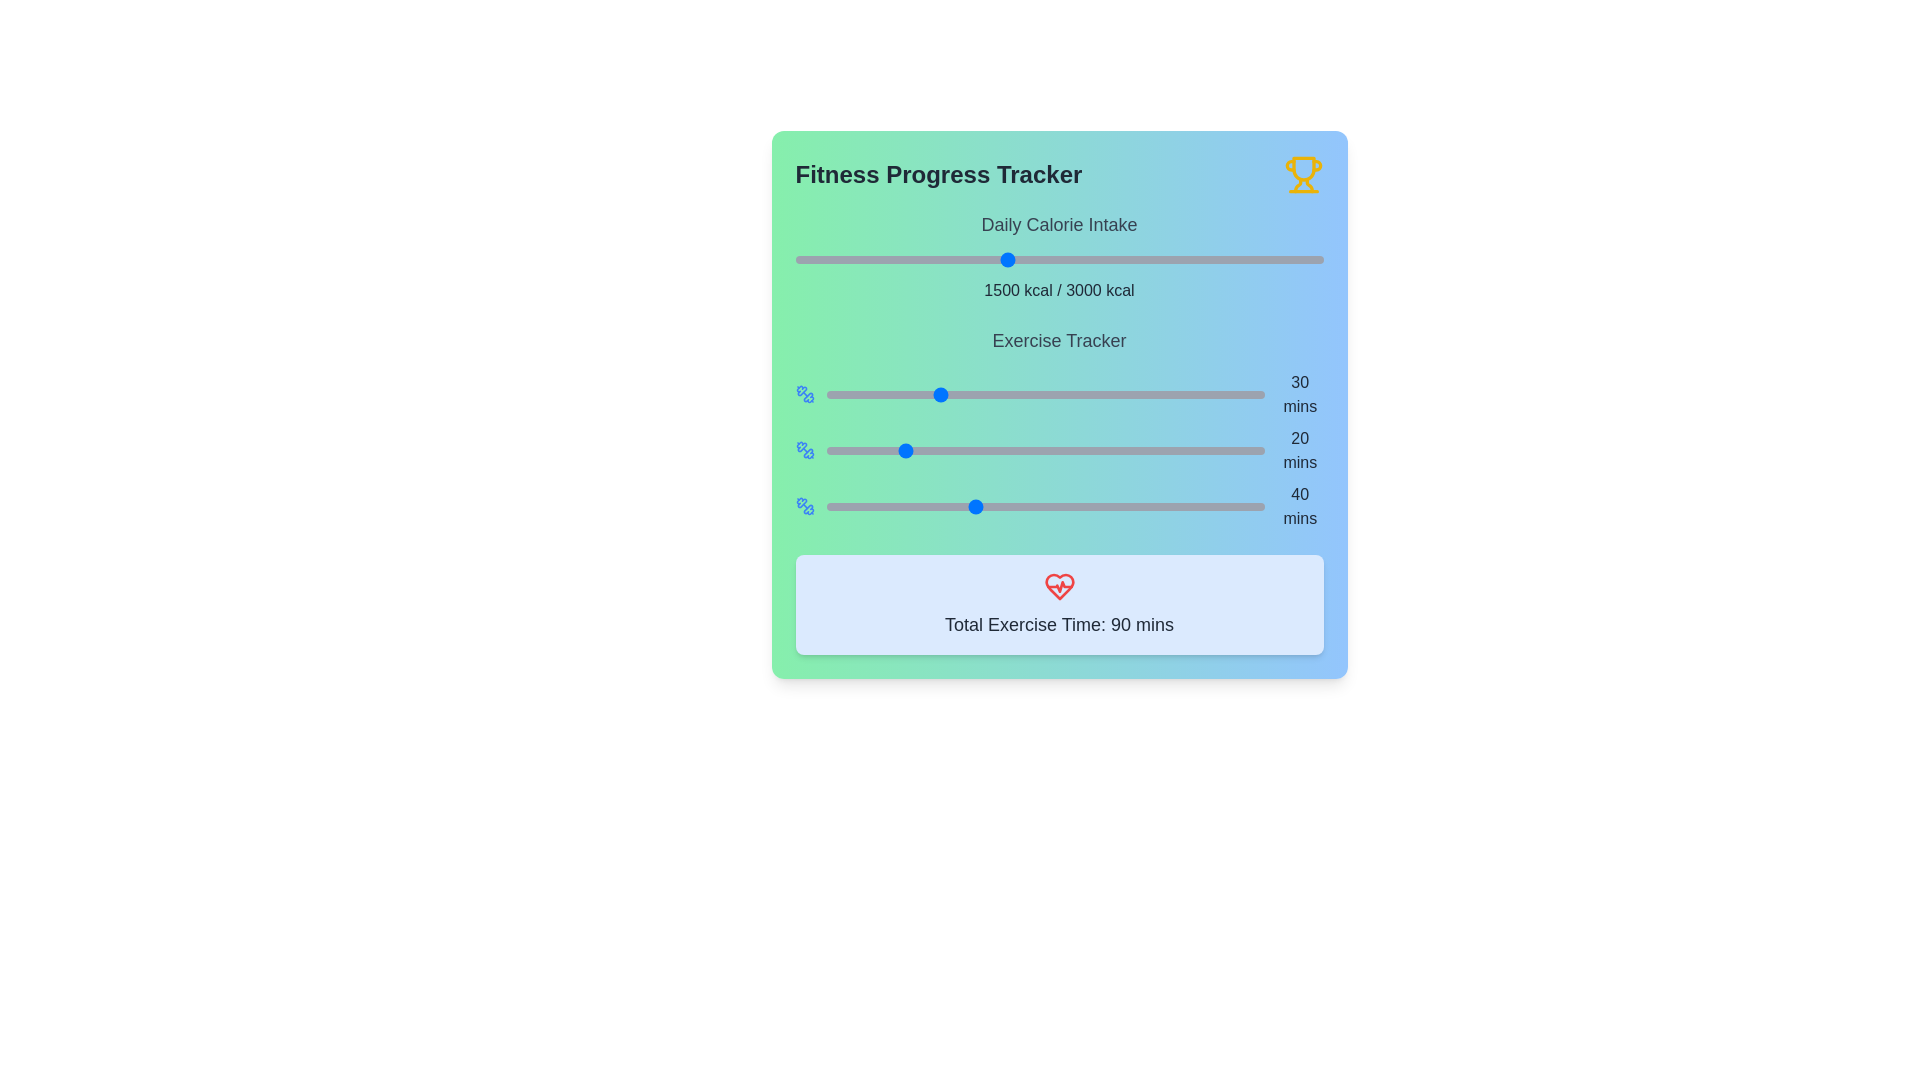  Describe the element at coordinates (1227, 394) in the screenshot. I see `the exercise time` at that location.